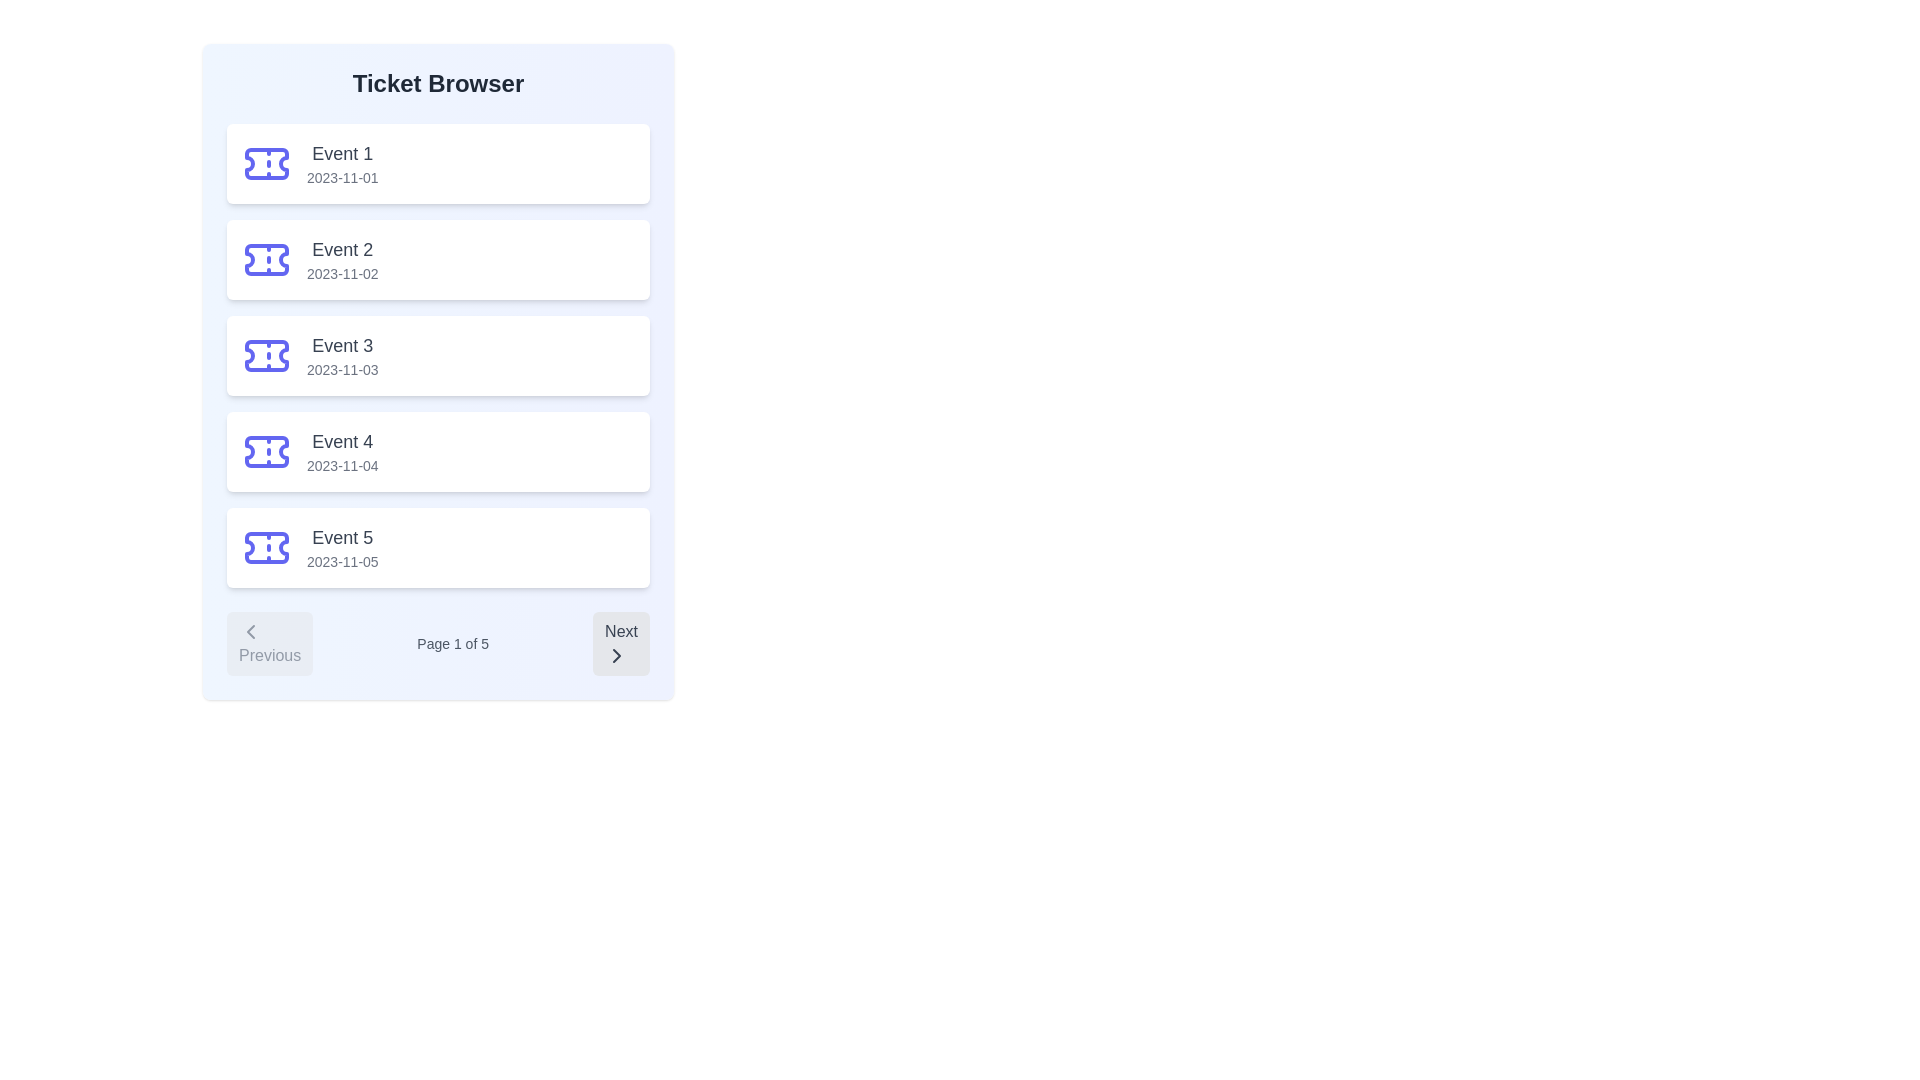 The width and height of the screenshot is (1920, 1080). I want to click on contents of the text label that serves as the title for the third event in the list, located above the '2023-11-03' subtitle and below the second event item, so click(342, 345).